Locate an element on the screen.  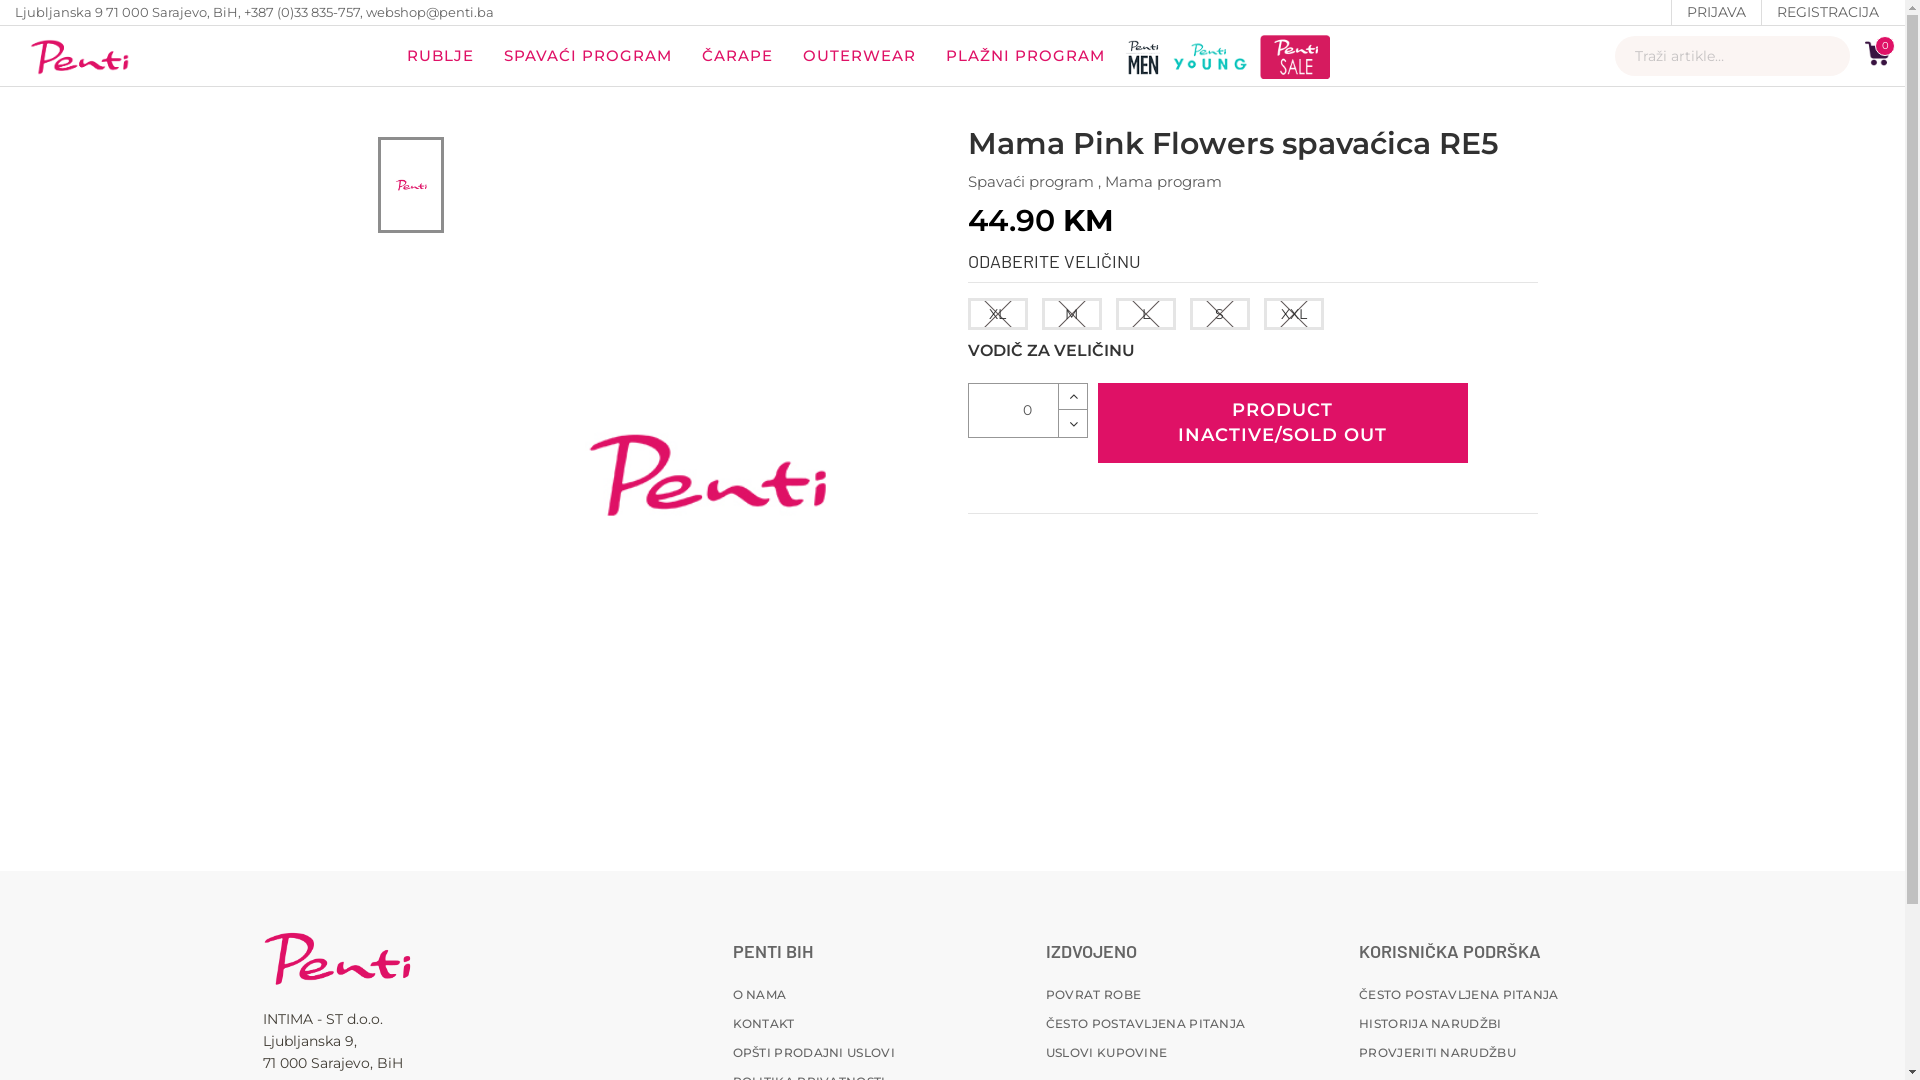
'penti-young' is located at coordinates (1208, 55).